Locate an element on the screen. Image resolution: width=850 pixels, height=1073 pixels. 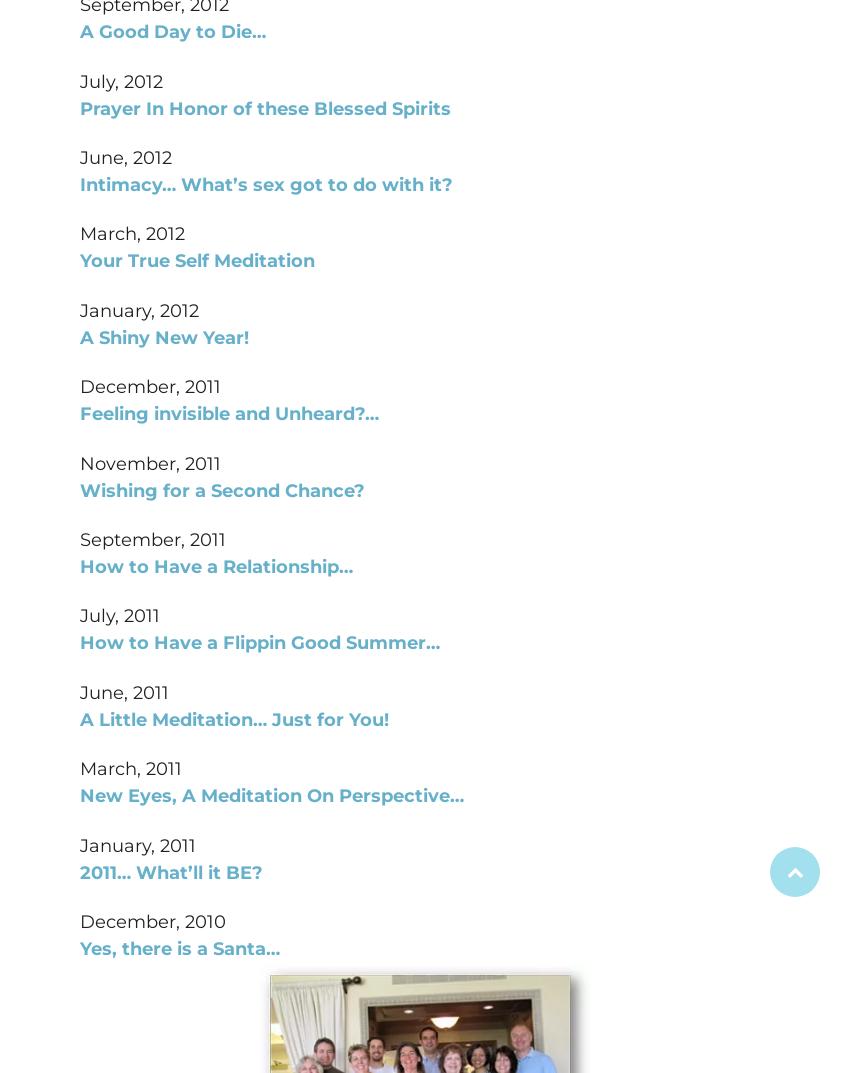
'Flippin' is located at coordinates (254, 642).